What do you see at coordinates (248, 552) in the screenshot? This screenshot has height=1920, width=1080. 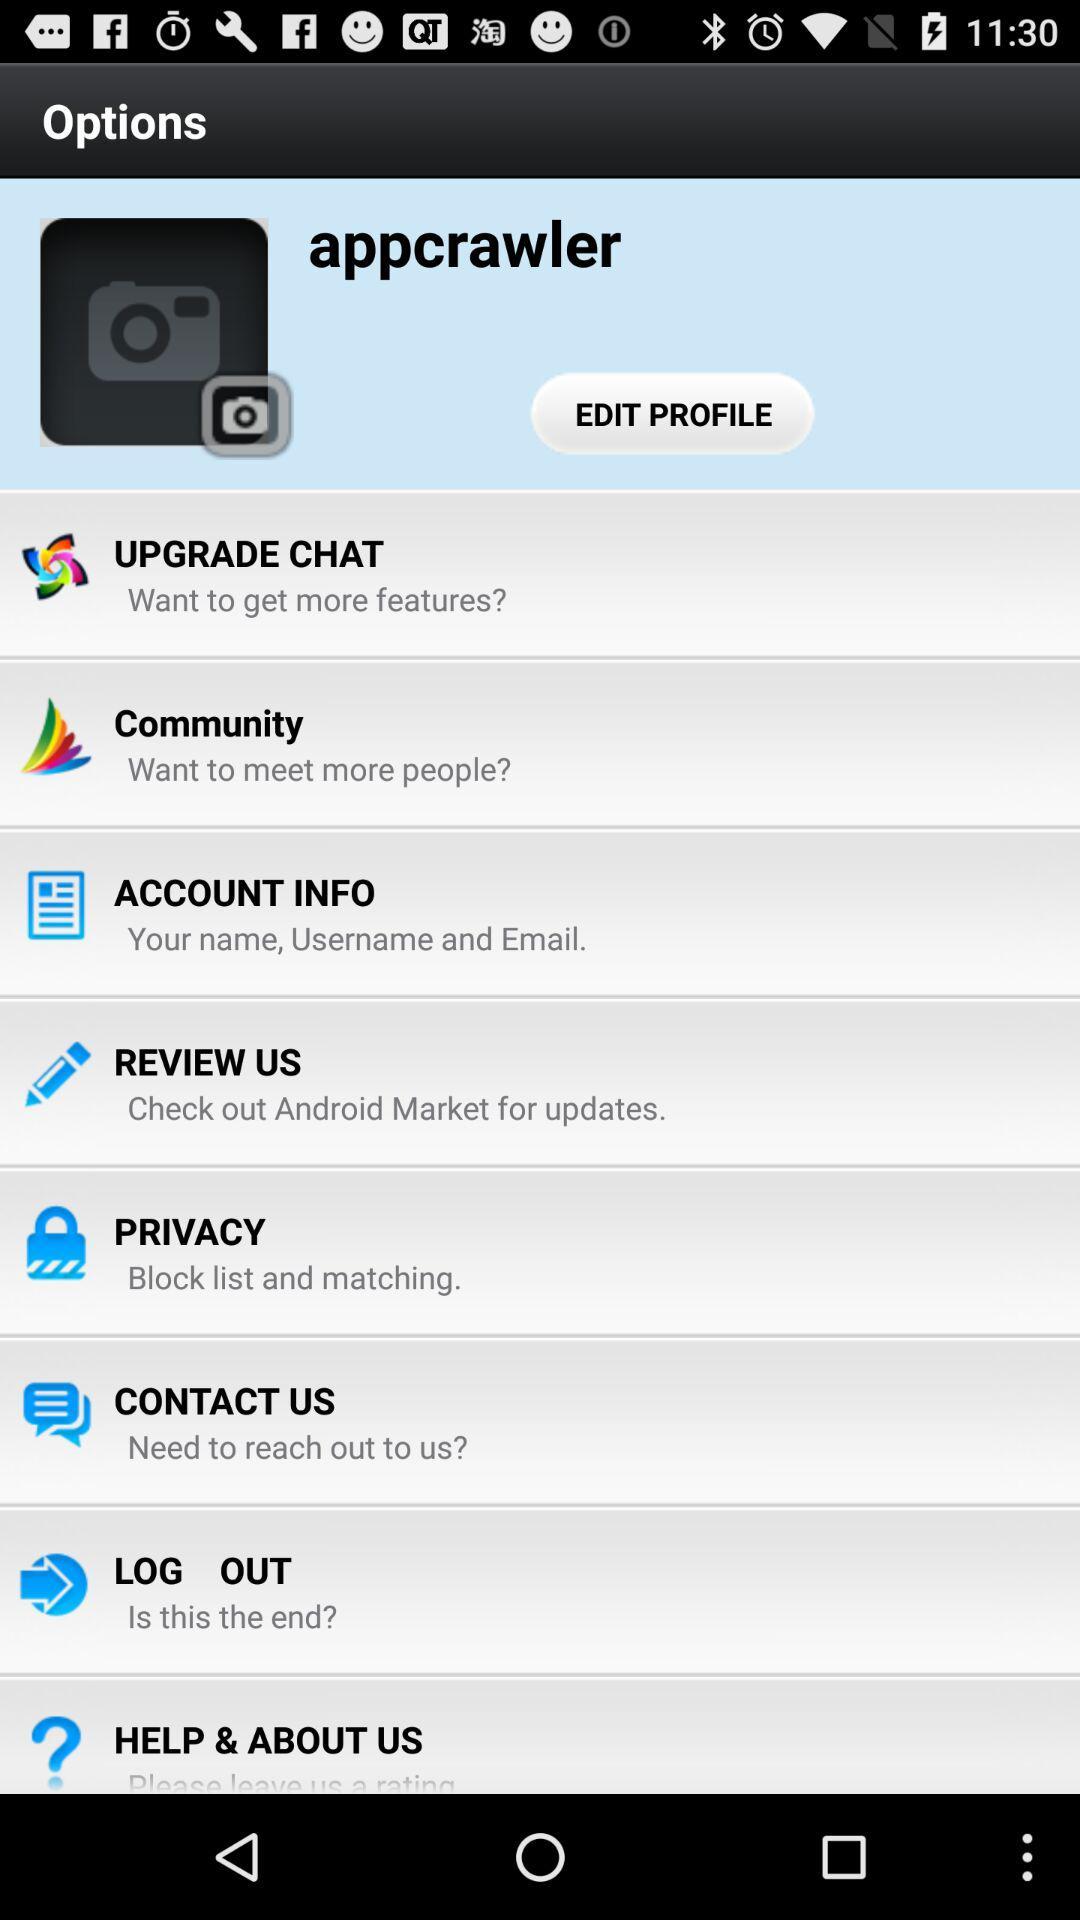 I see `the upgrade chat item` at bounding box center [248, 552].